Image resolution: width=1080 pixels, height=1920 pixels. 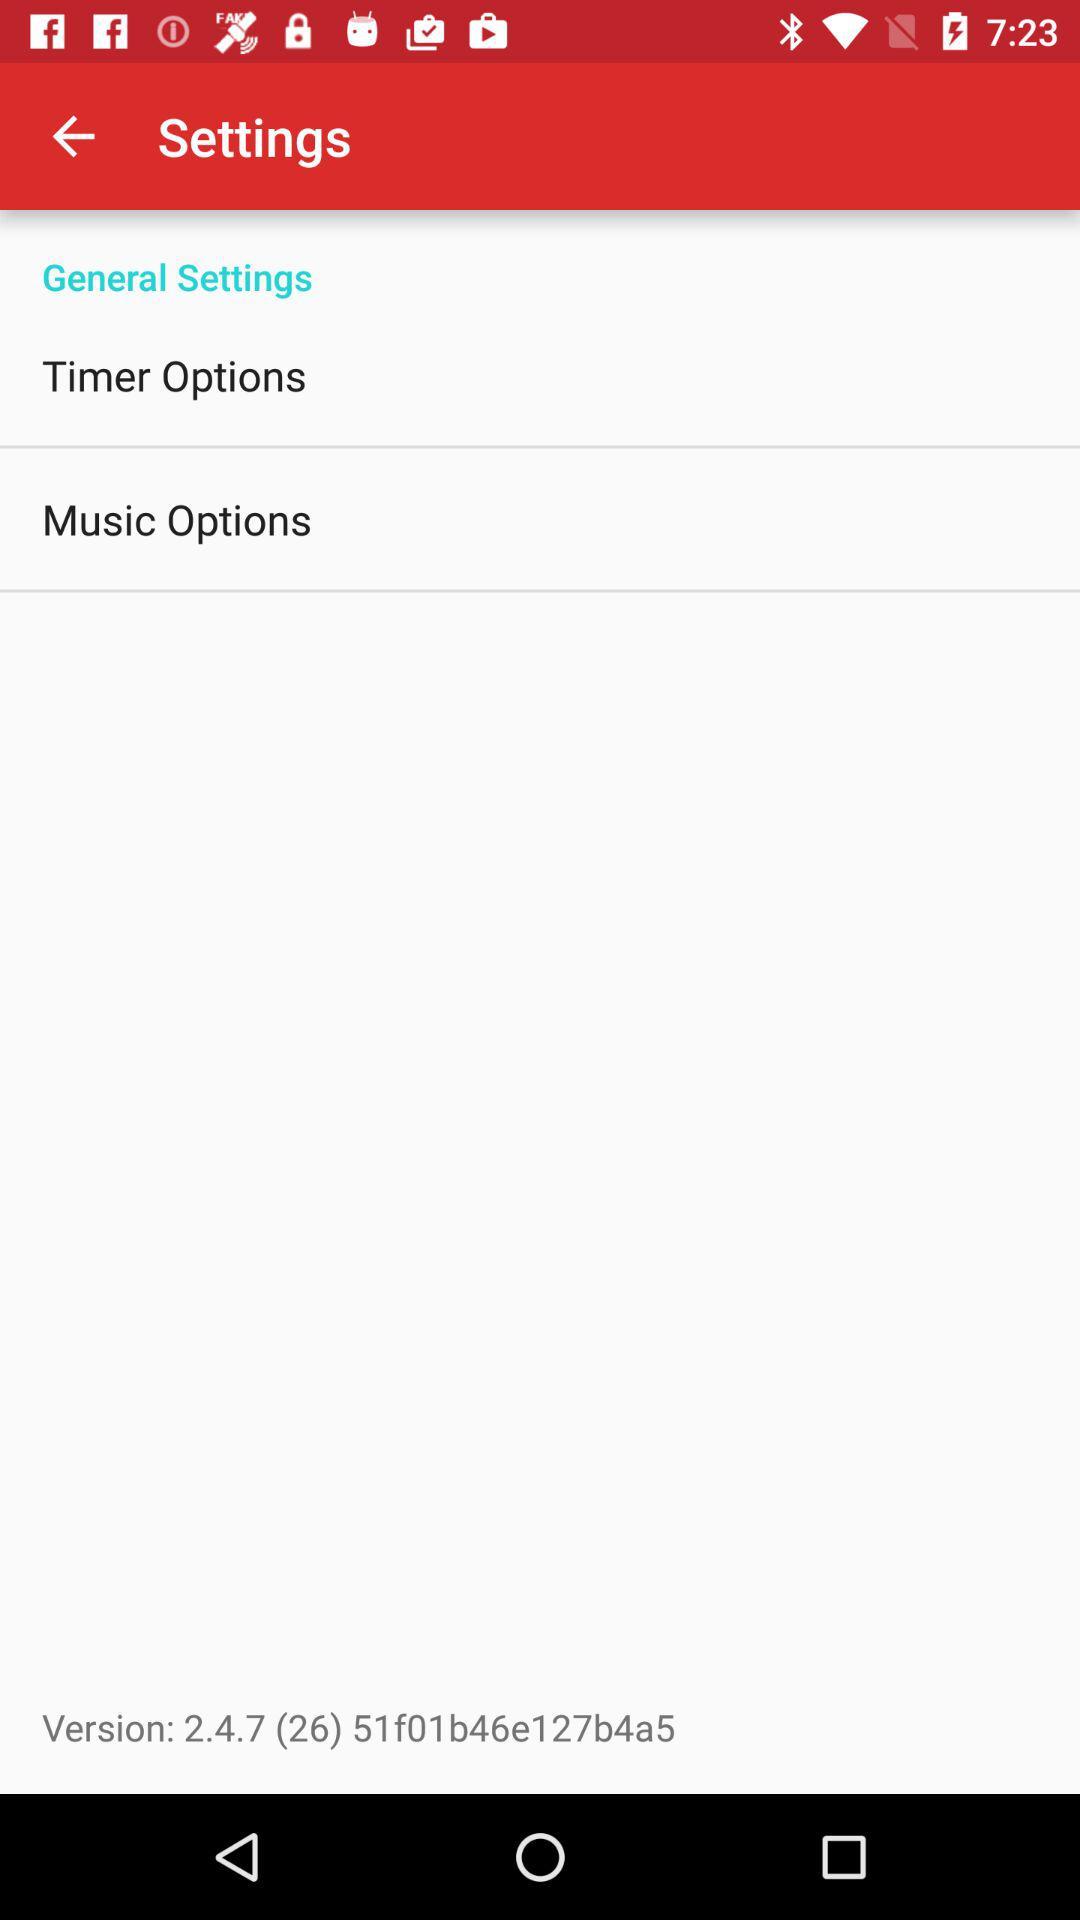 What do you see at coordinates (173, 374) in the screenshot?
I see `the timer options icon` at bounding box center [173, 374].